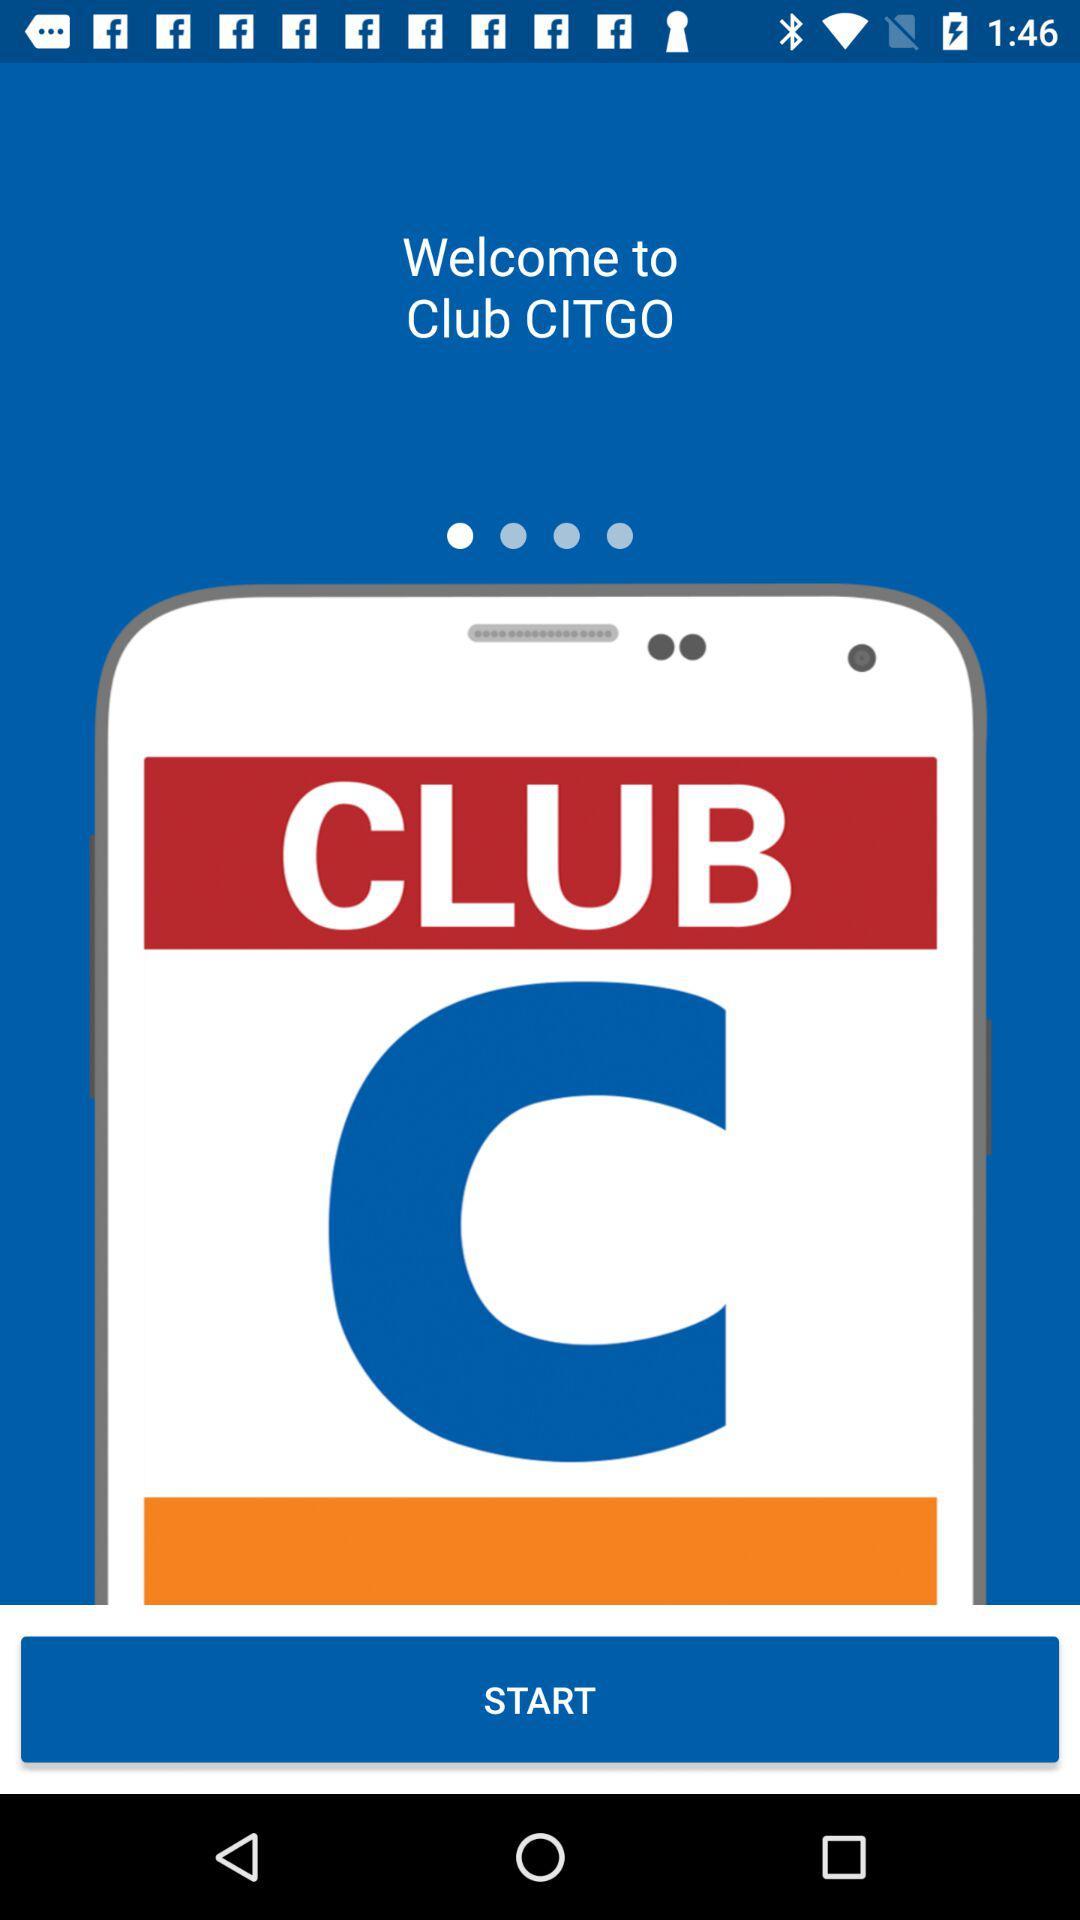  What do you see at coordinates (460, 535) in the screenshot?
I see `icon below welcome to club` at bounding box center [460, 535].